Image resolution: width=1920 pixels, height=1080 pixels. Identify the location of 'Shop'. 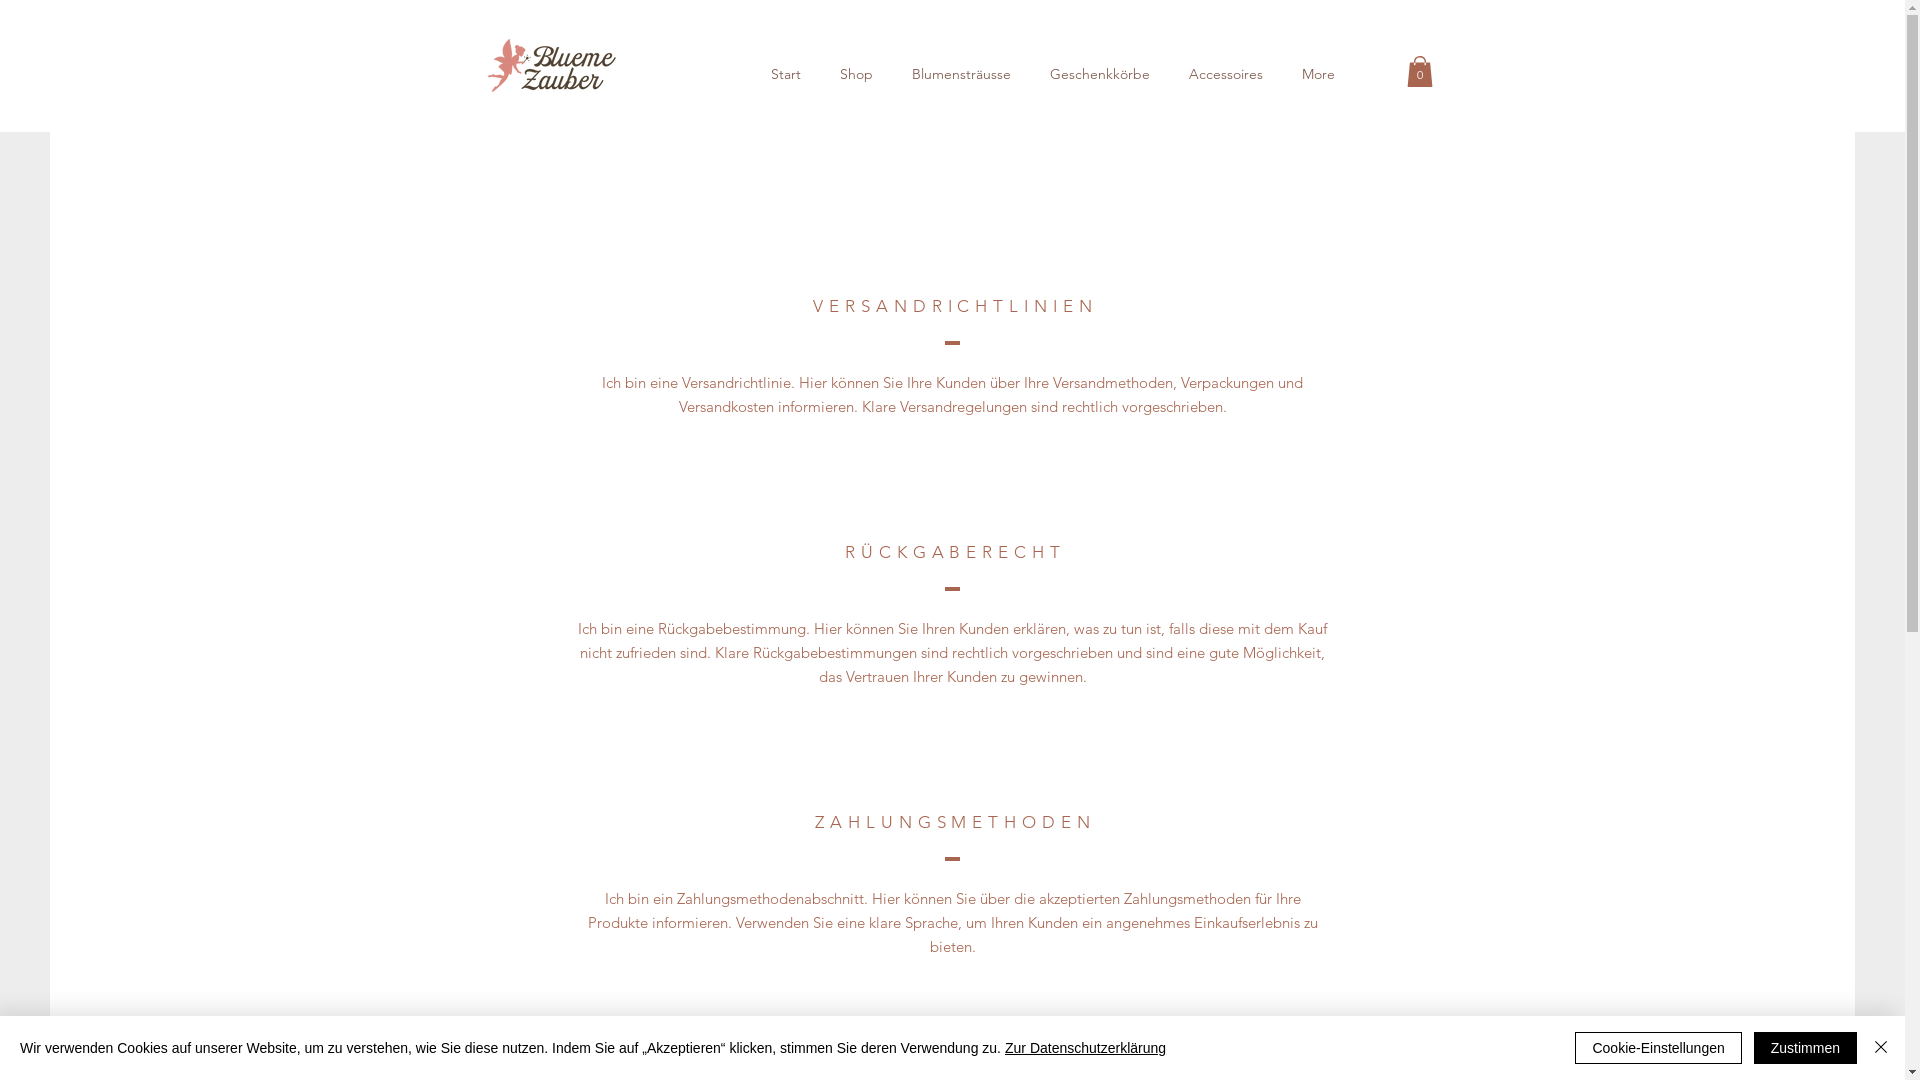
(855, 72).